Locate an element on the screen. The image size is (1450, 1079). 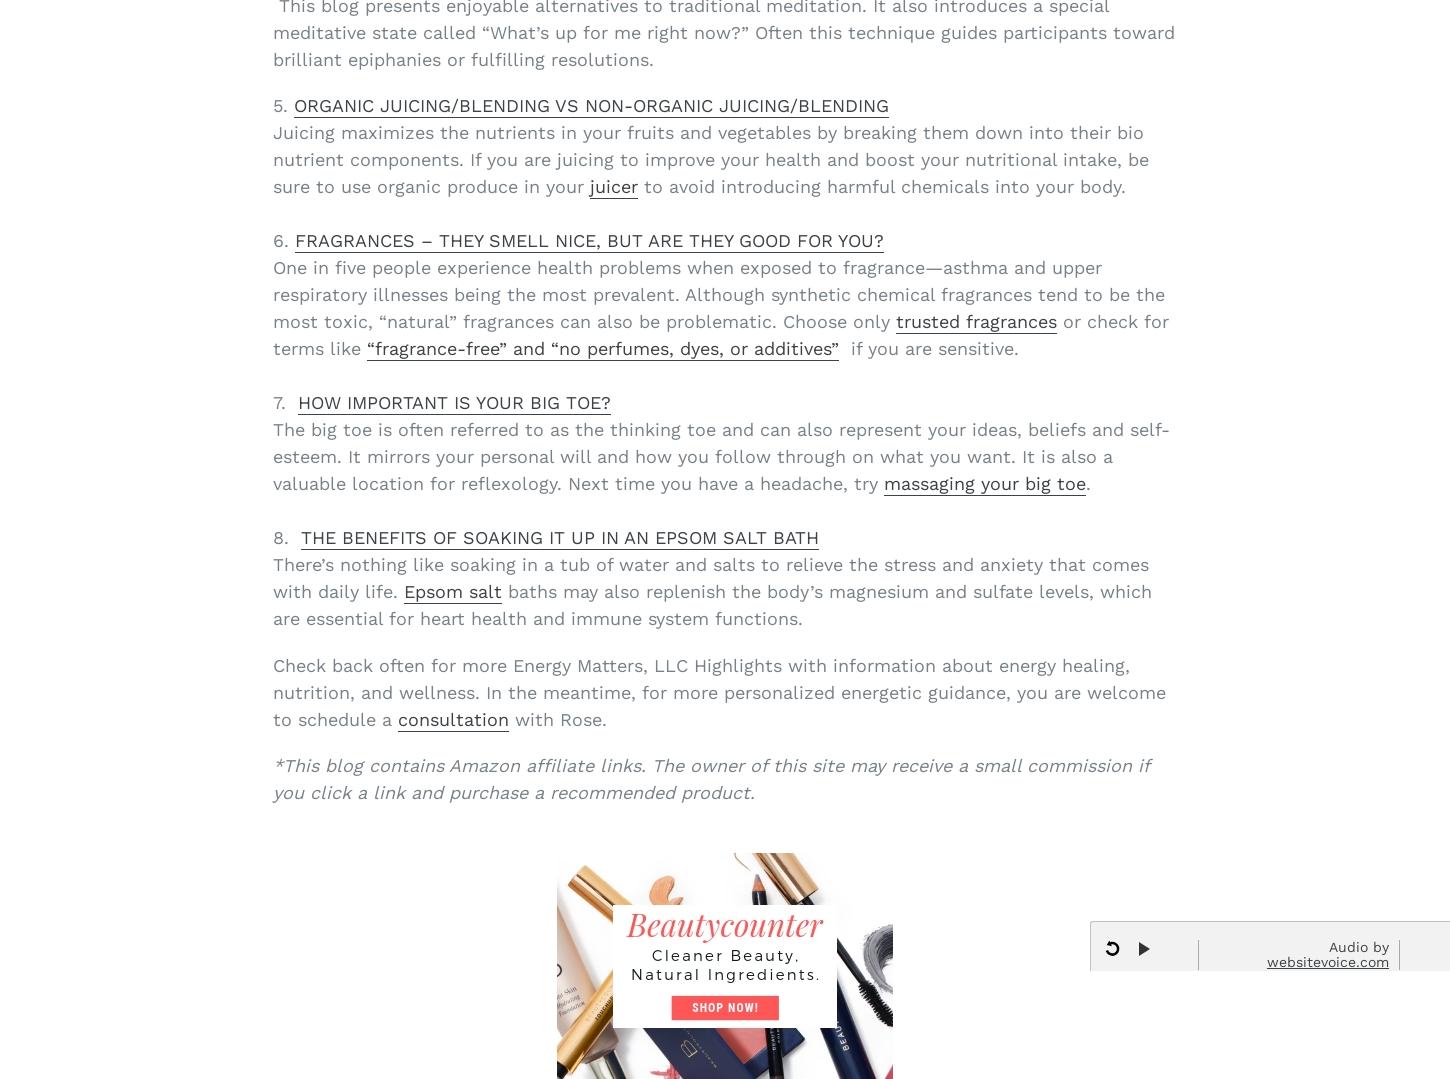
'There’s nothing like soaking in a tub of water and salts to relieve the stress and anxiety that comes with daily life.' is located at coordinates (709, 577).